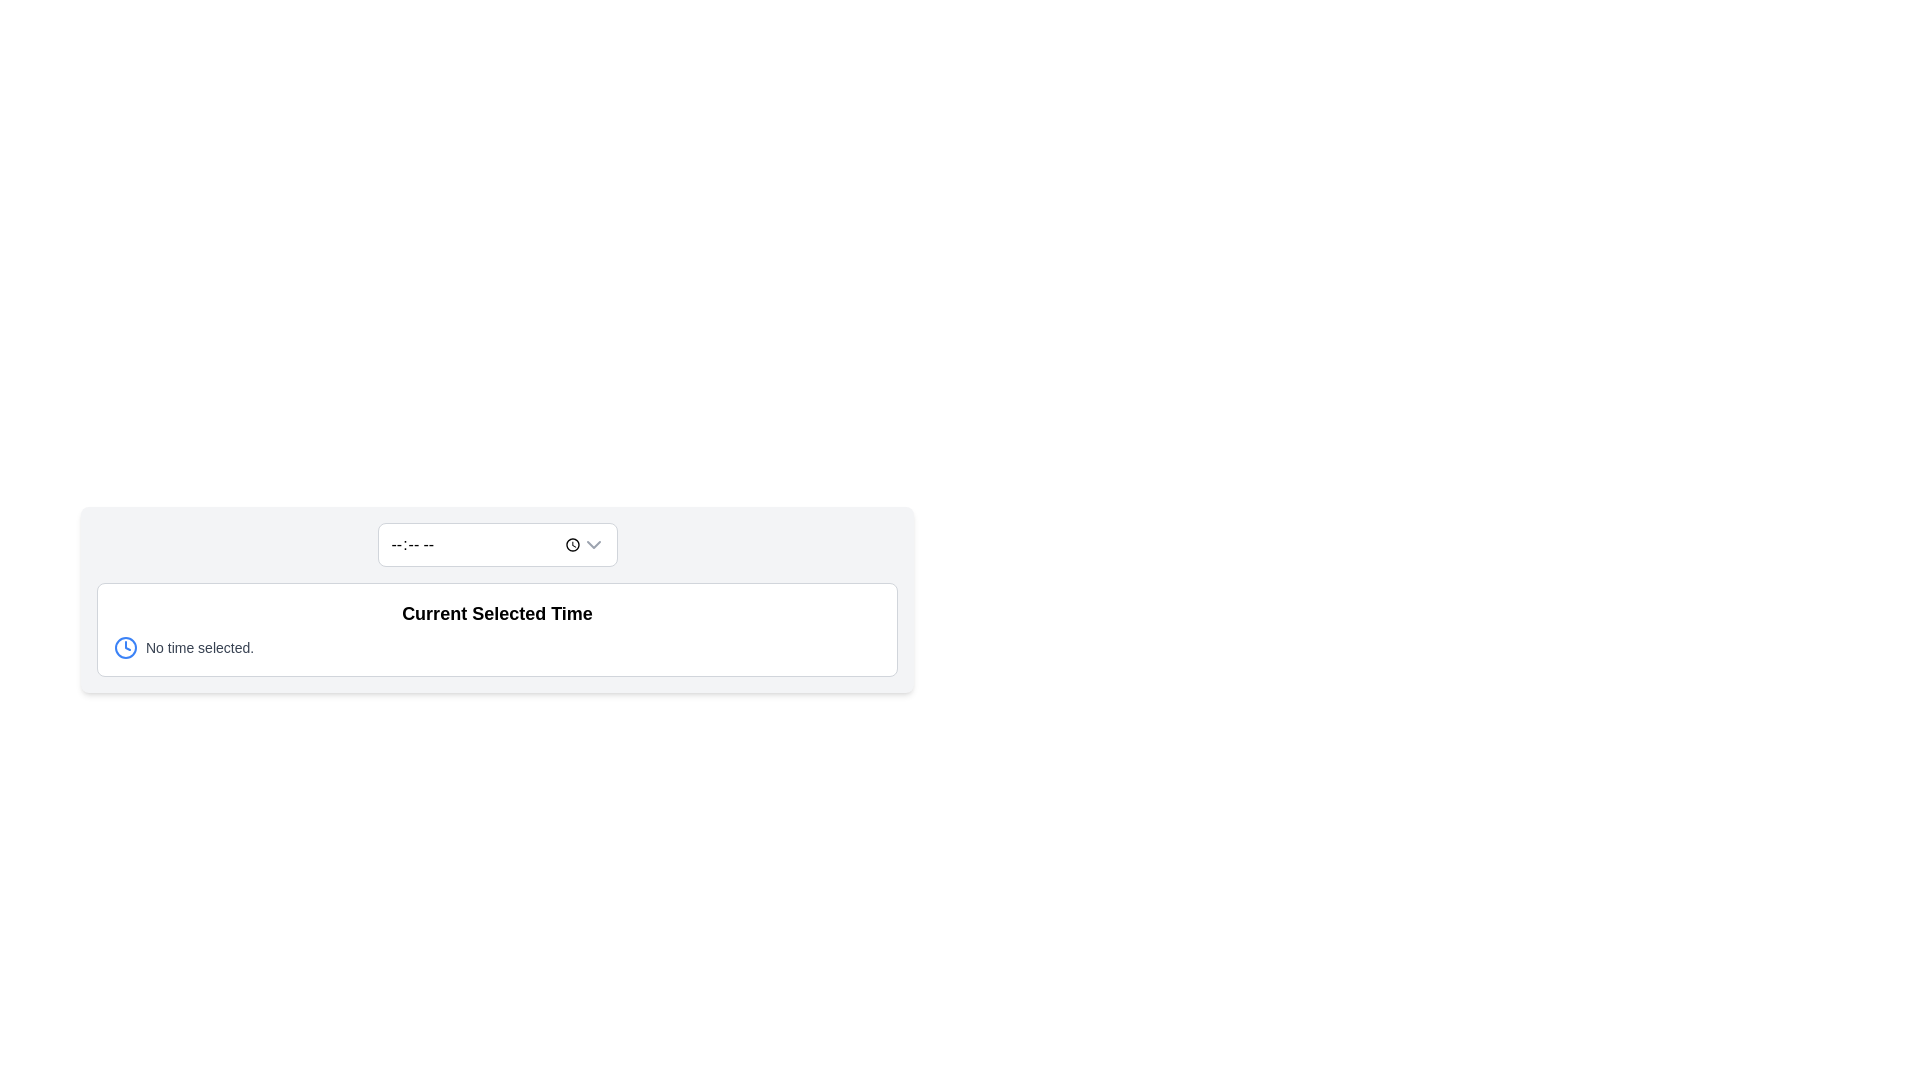 The width and height of the screenshot is (1920, 1080). Describe the element at coordinates (124, 648) in the screenshot. I see `the blue-bordered, white-filled circular element within the clock icon that indicates time functionality, if it is interactable` at that location.